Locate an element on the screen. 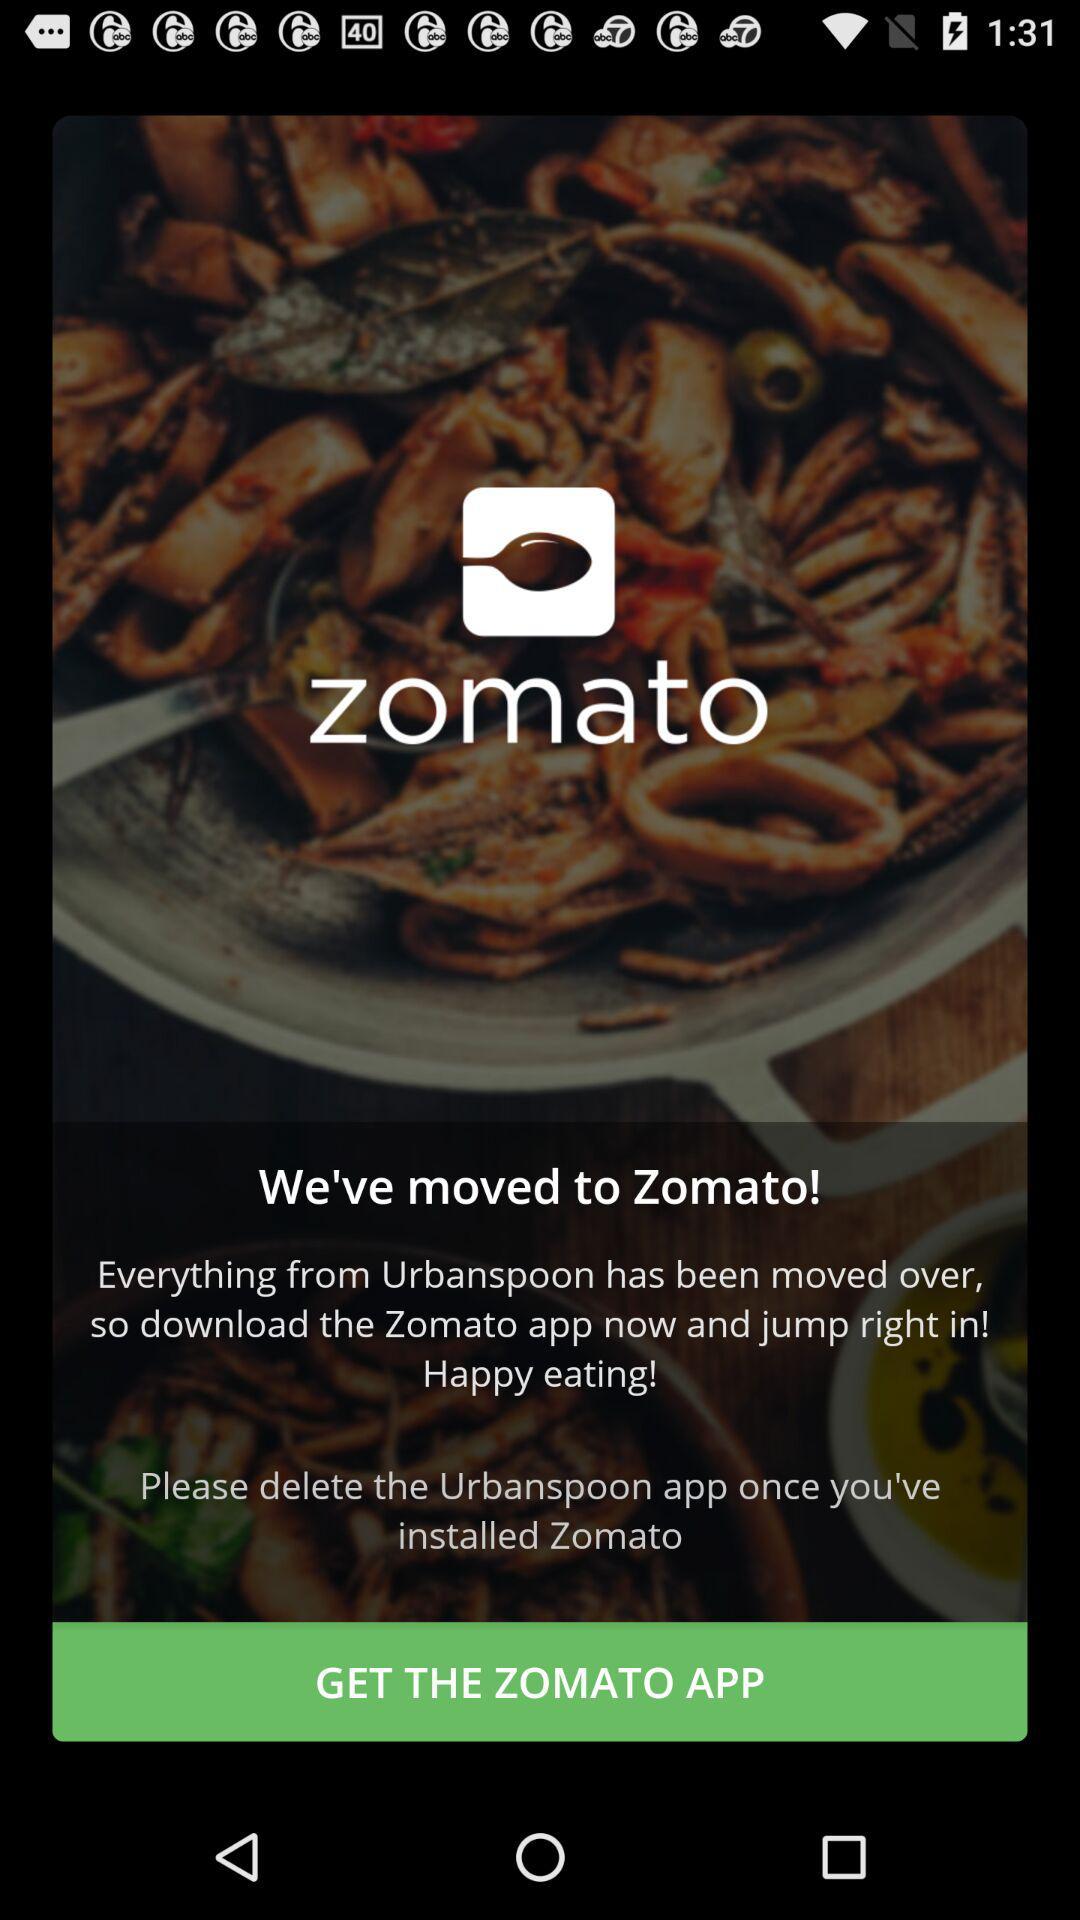 The height and width of the screenshot is (1920, 1080). open app is located at coordinates (540, 617).